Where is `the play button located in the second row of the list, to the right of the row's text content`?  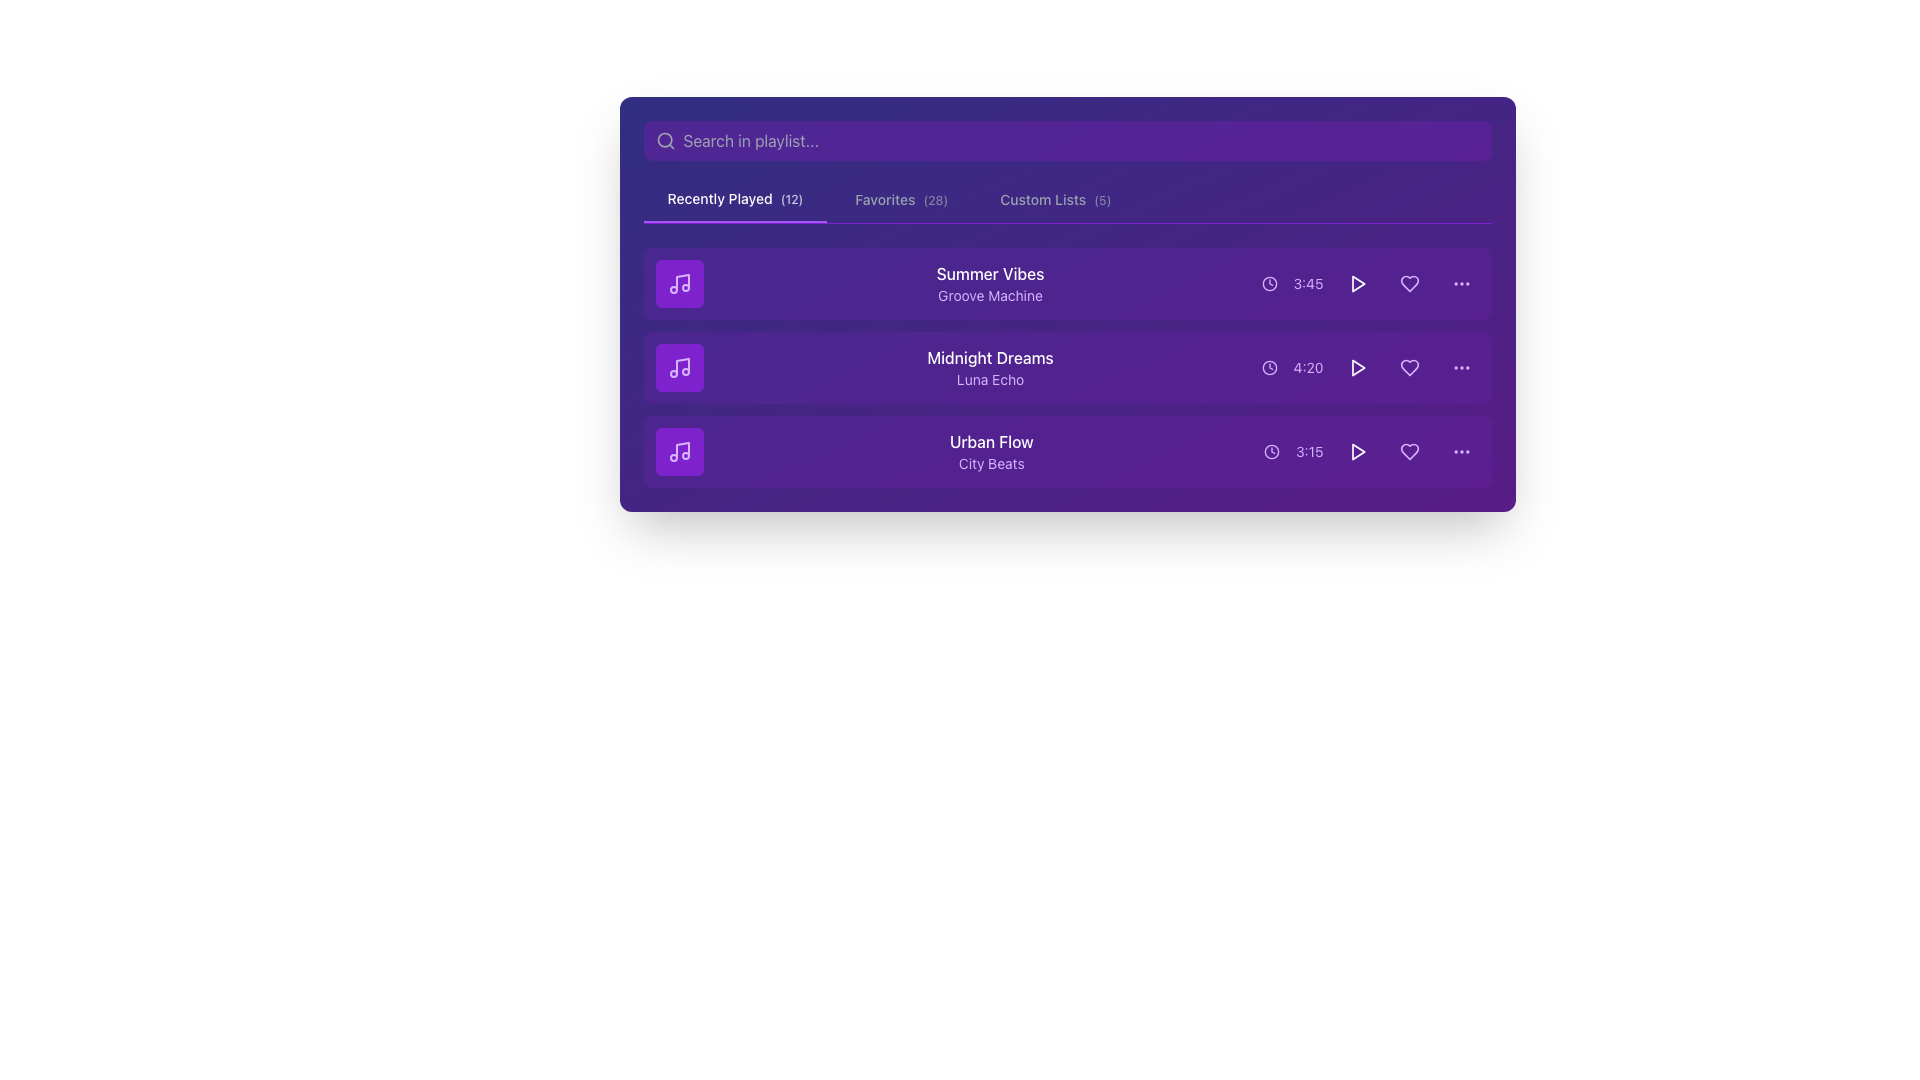 the play button located in the second row of the list, to the right of the row's text content is located at coordinates (1358, 367).